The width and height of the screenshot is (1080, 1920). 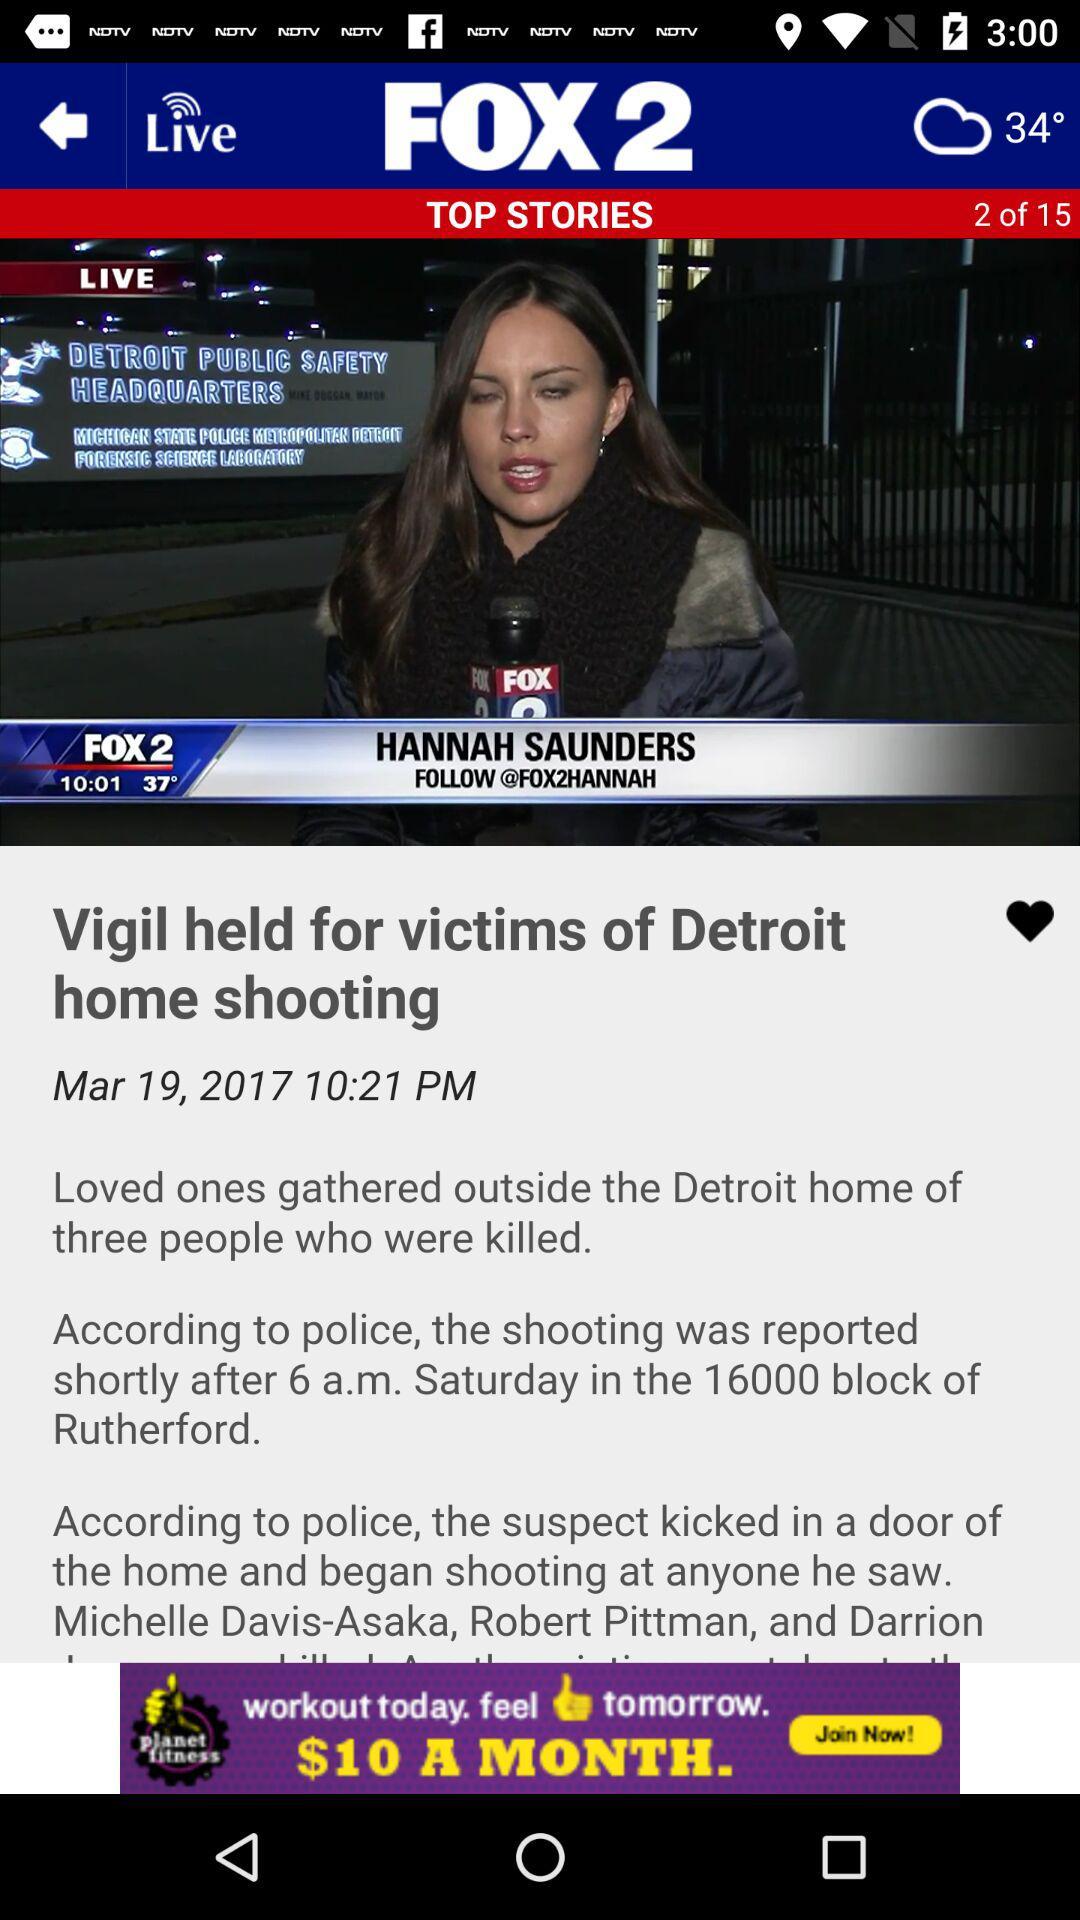 I want to click on click the heart, so click(x=1017, y=920).